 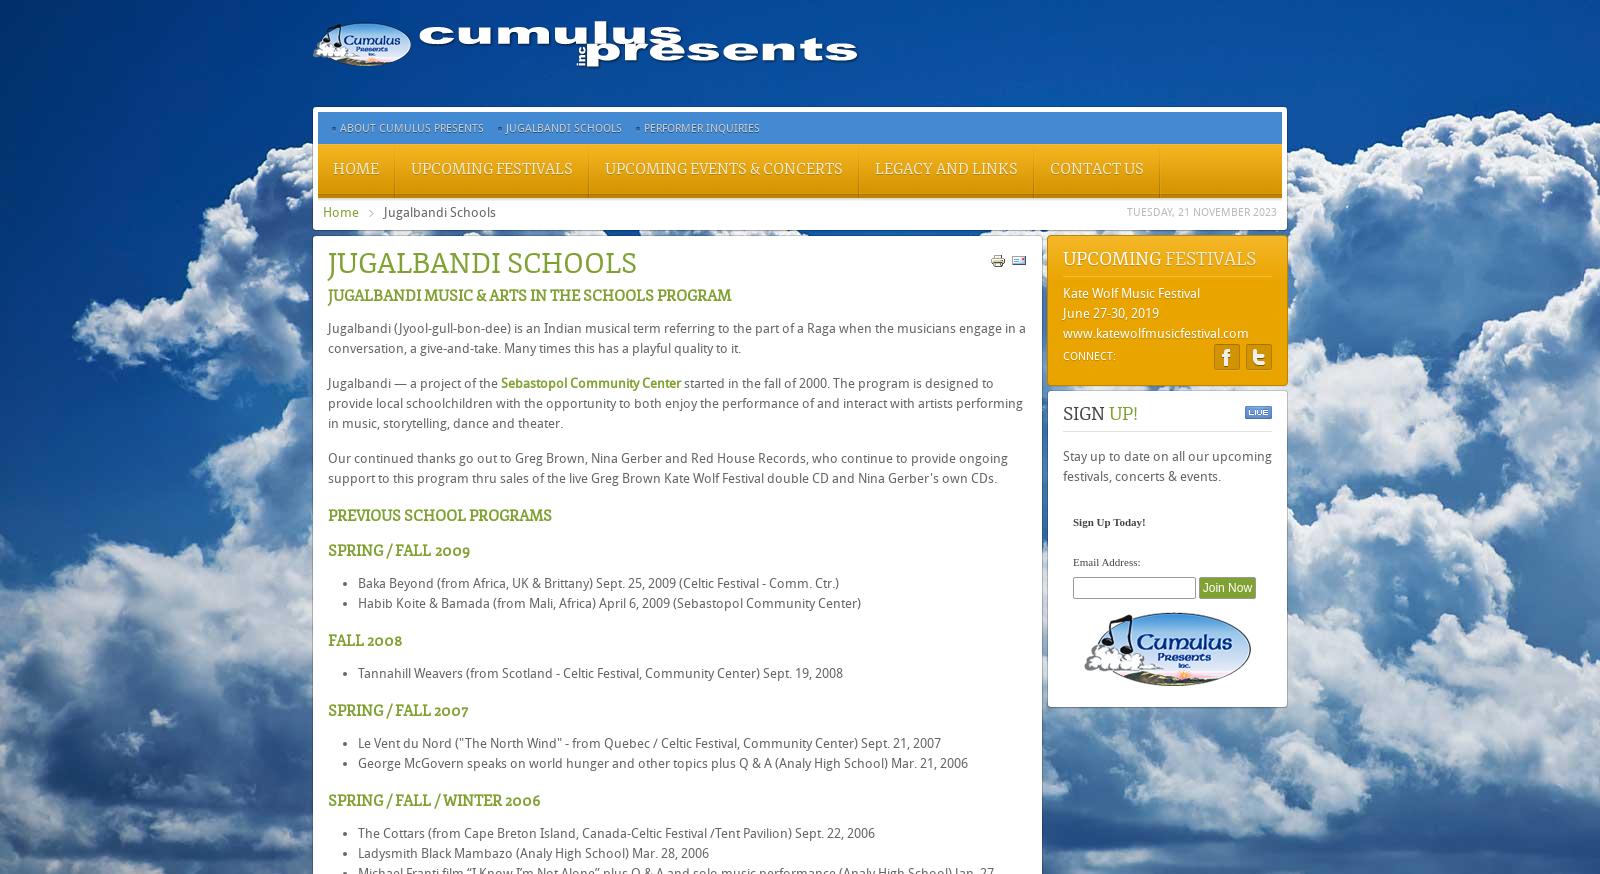 I want to click on 'Jugalbandi — a project of the', so click(x=413, y=383).